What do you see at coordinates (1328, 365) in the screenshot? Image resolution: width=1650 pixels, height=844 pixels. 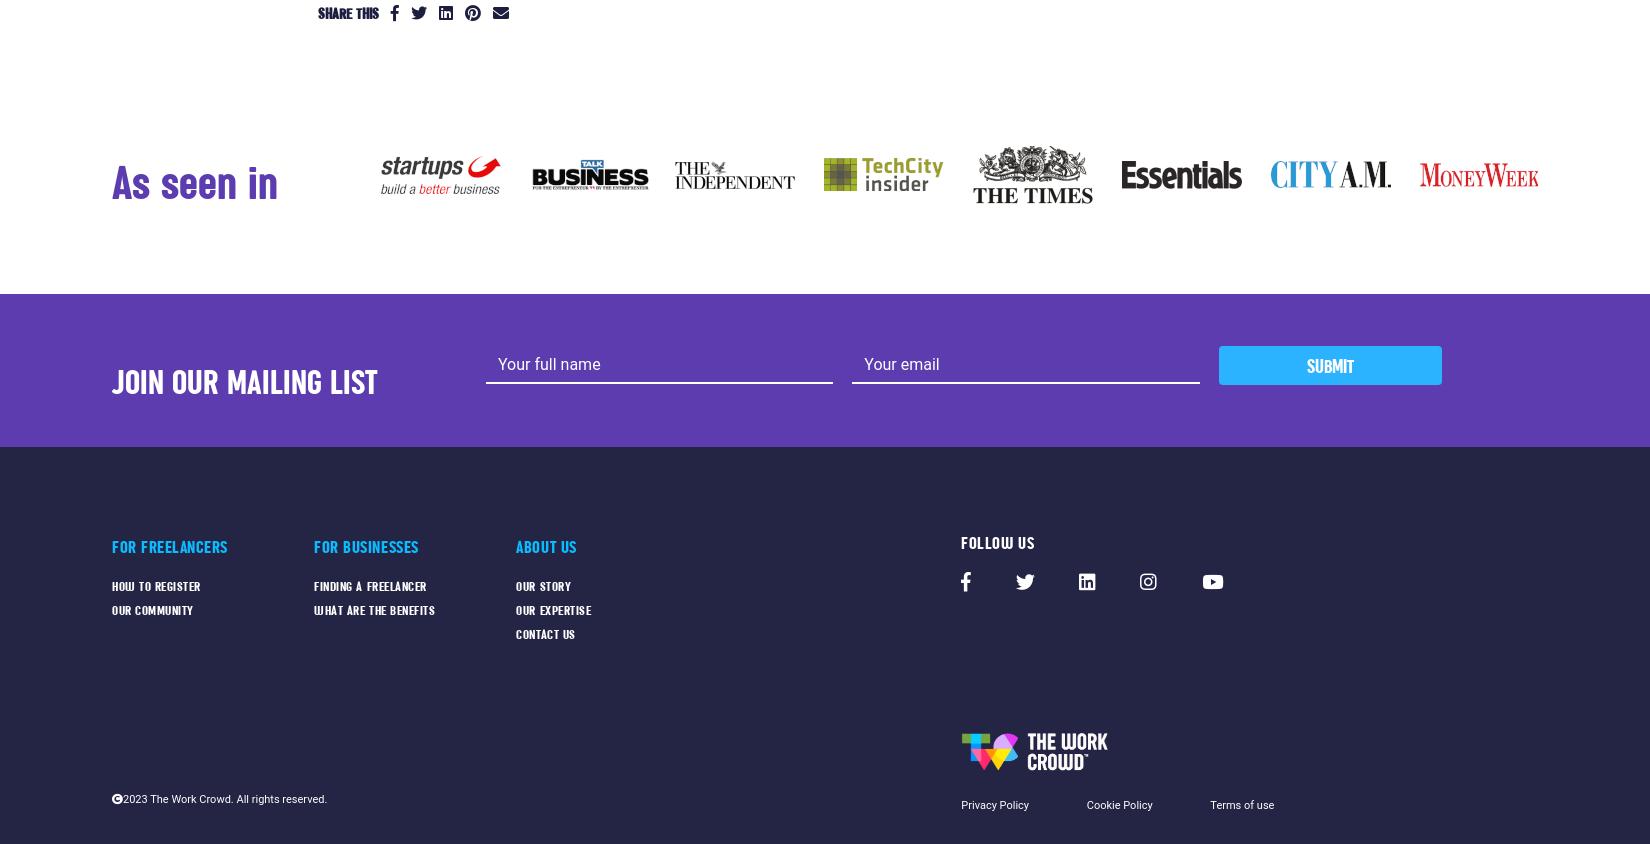 I see `'Submit'` at bounding box center [1328, 365].